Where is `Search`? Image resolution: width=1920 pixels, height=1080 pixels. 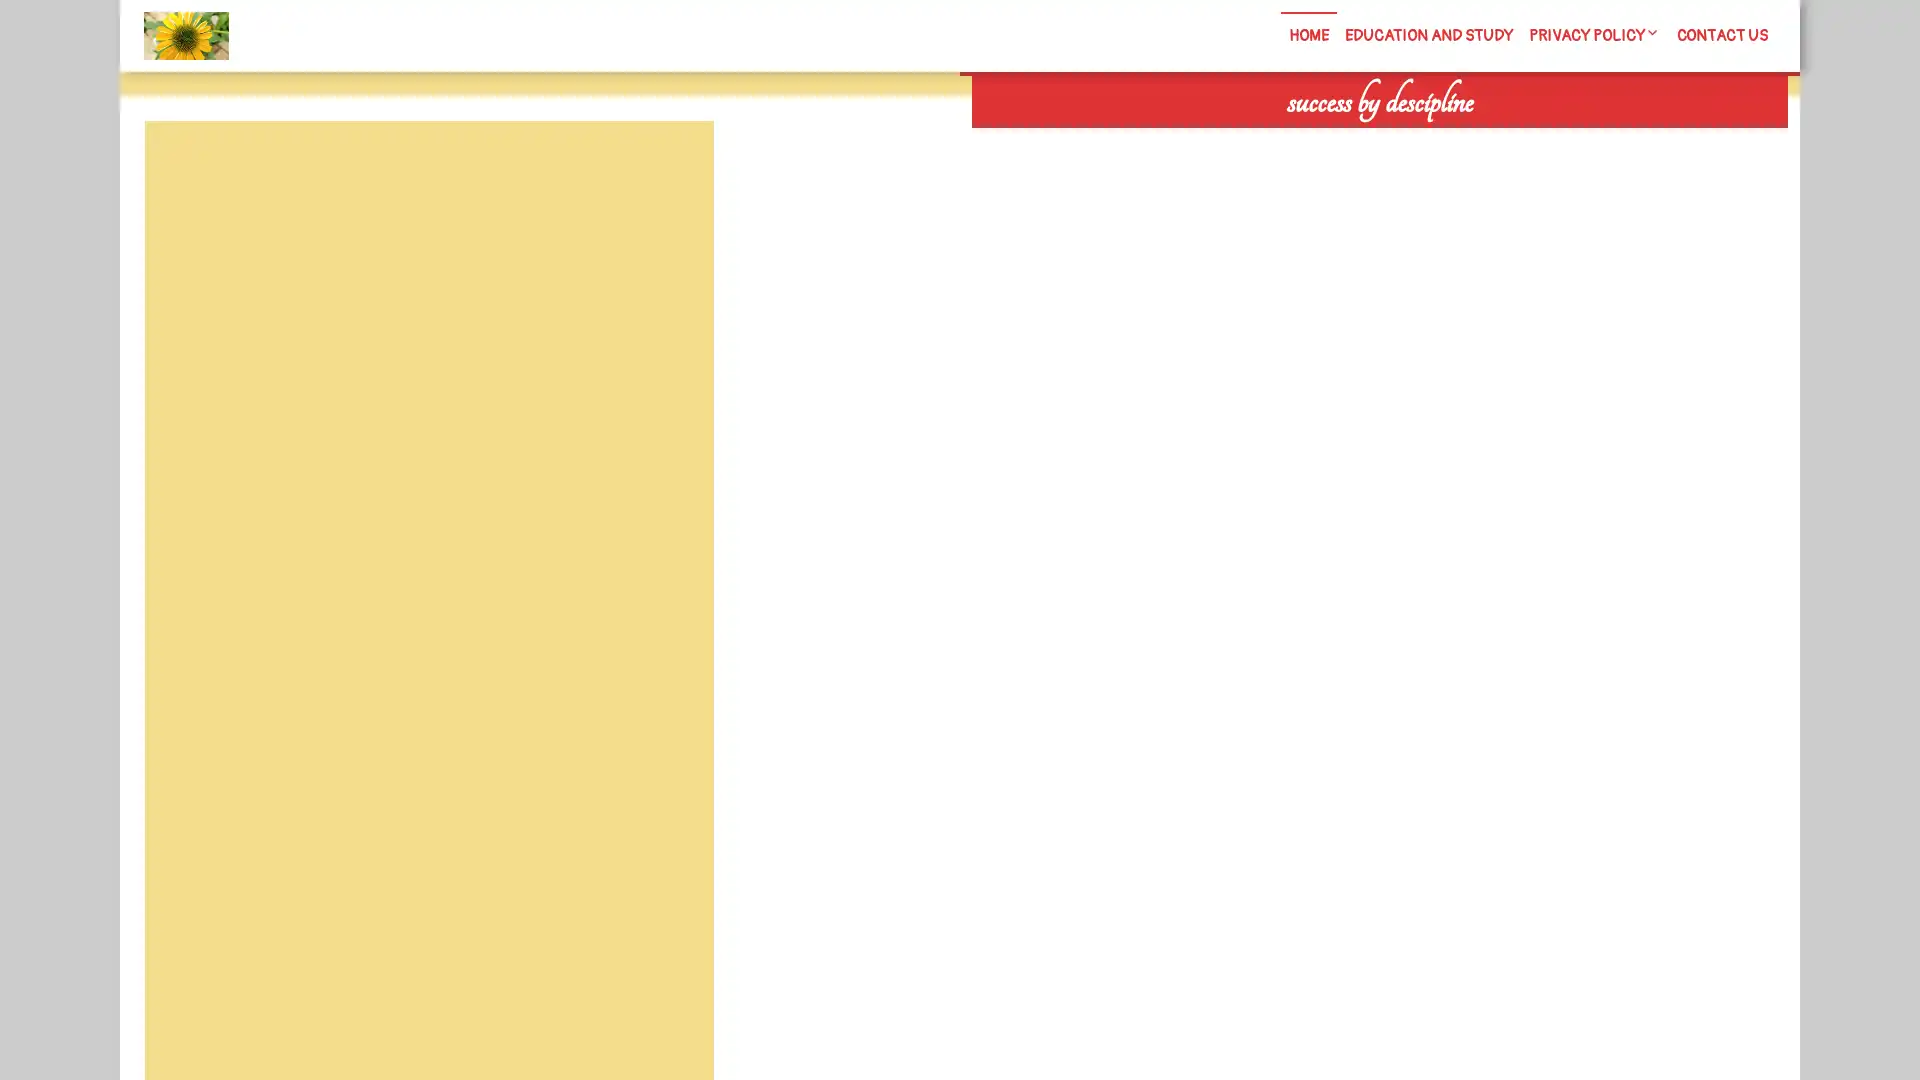 Search is located at coordinates (1557, 140).